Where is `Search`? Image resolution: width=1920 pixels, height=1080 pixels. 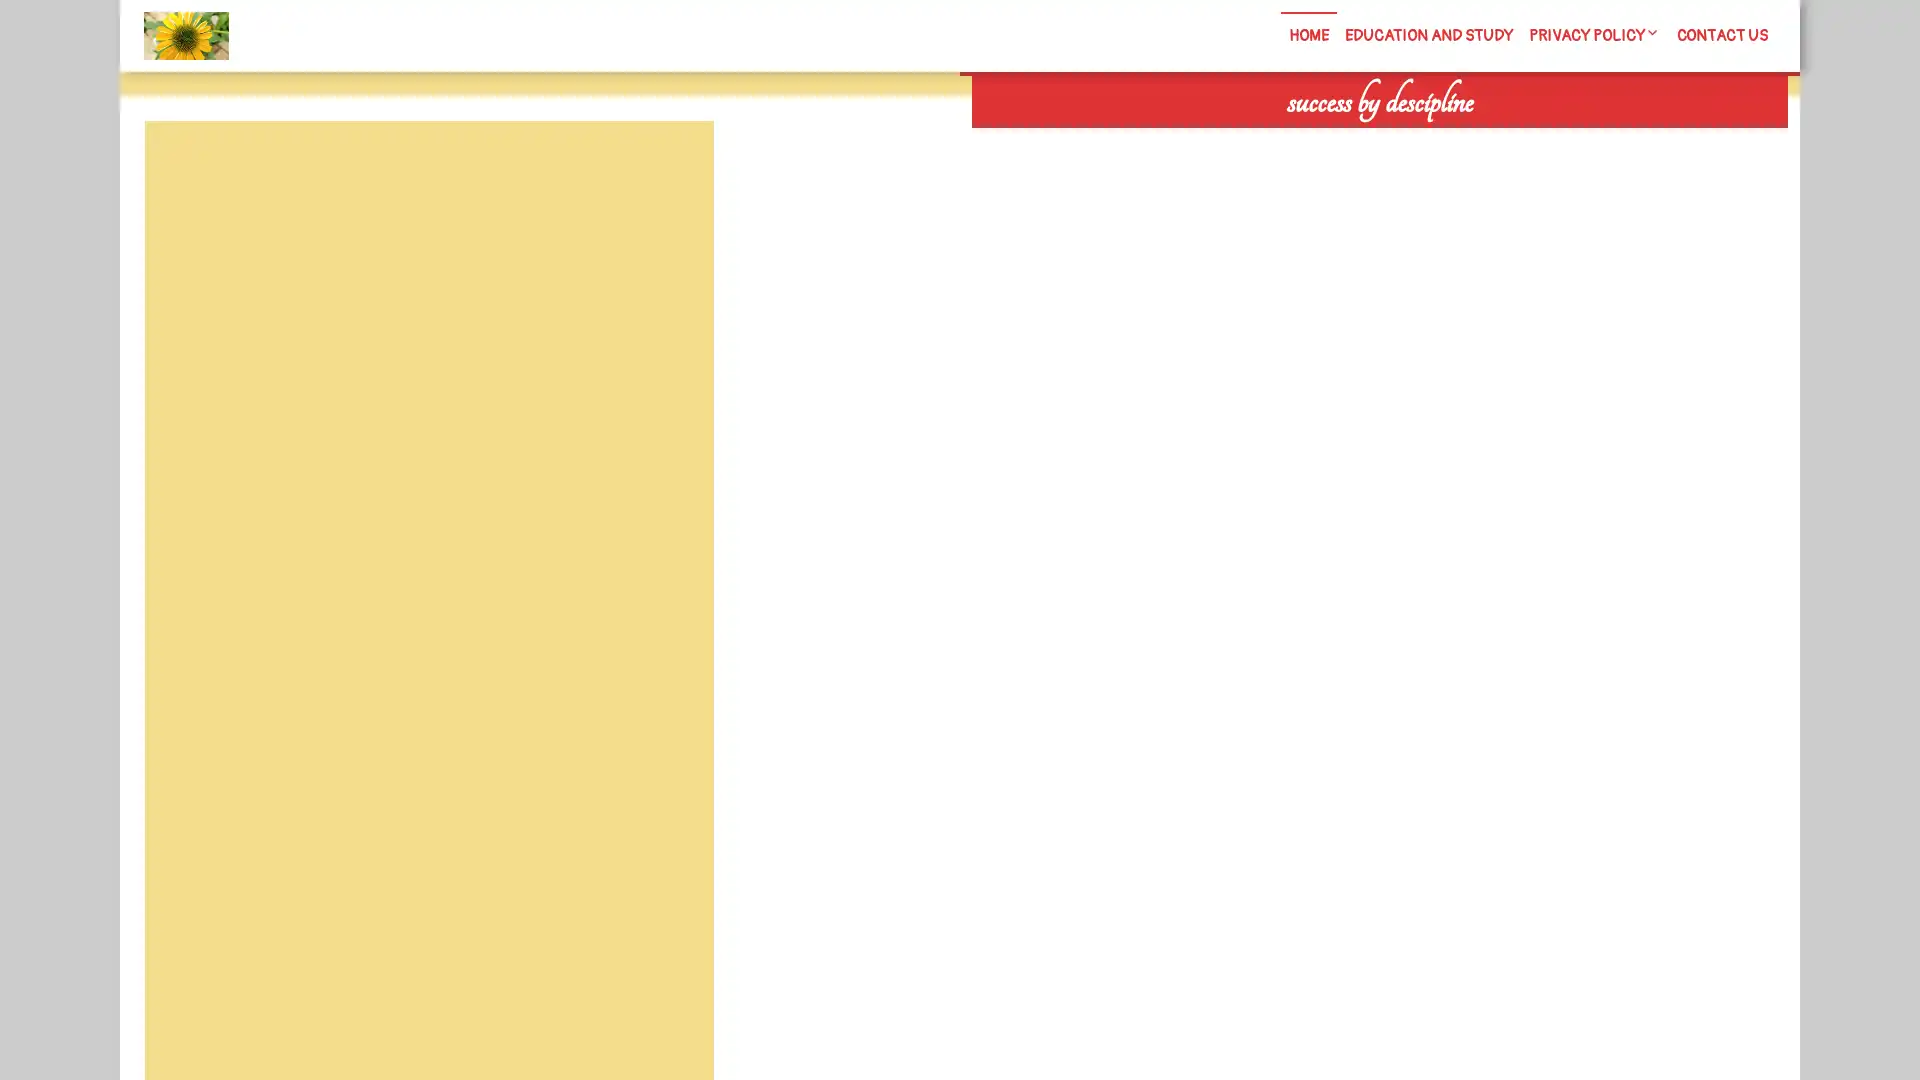 Search is located at coordinates (1557, 140).